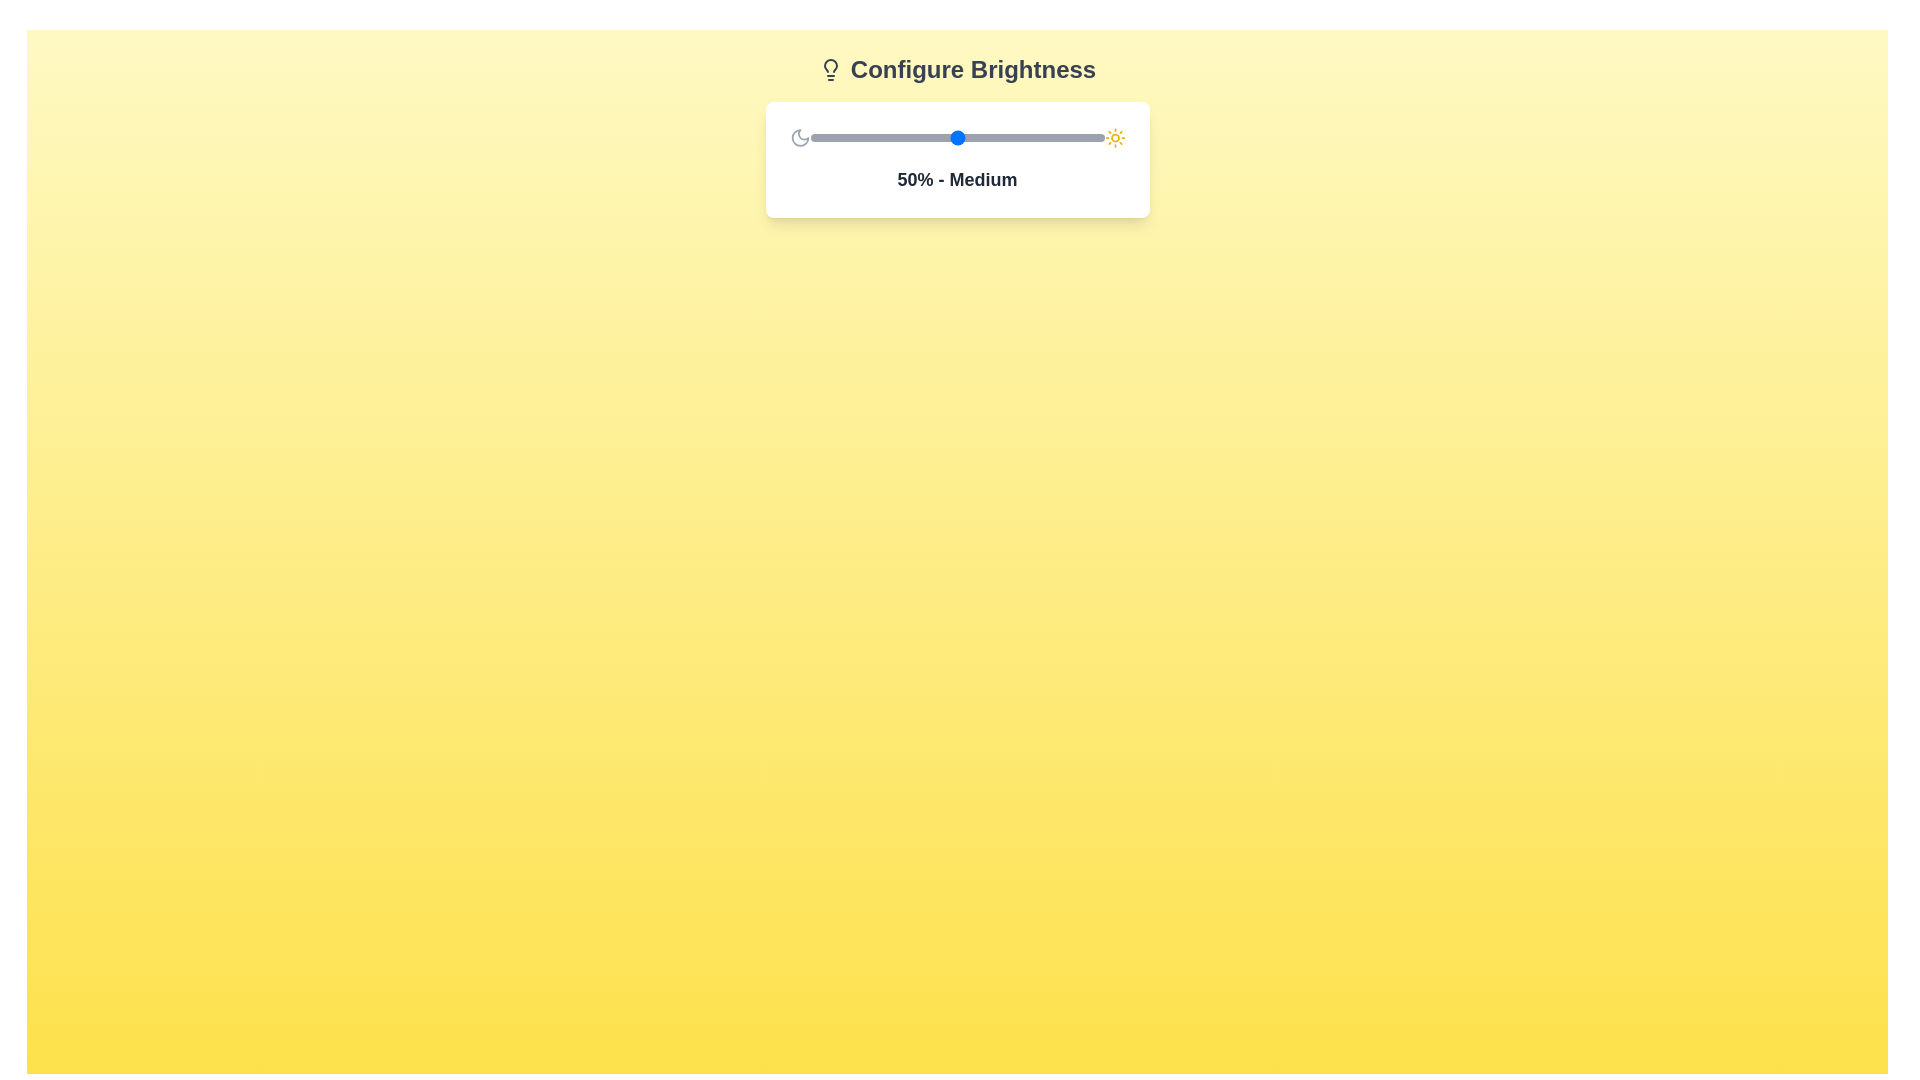 This screenshot has height=1080, width=1920. What do you see at coordinates (956, 137) in the screenshot?
I see `the brightness slider to 50%` at bounding box center [956, 137].